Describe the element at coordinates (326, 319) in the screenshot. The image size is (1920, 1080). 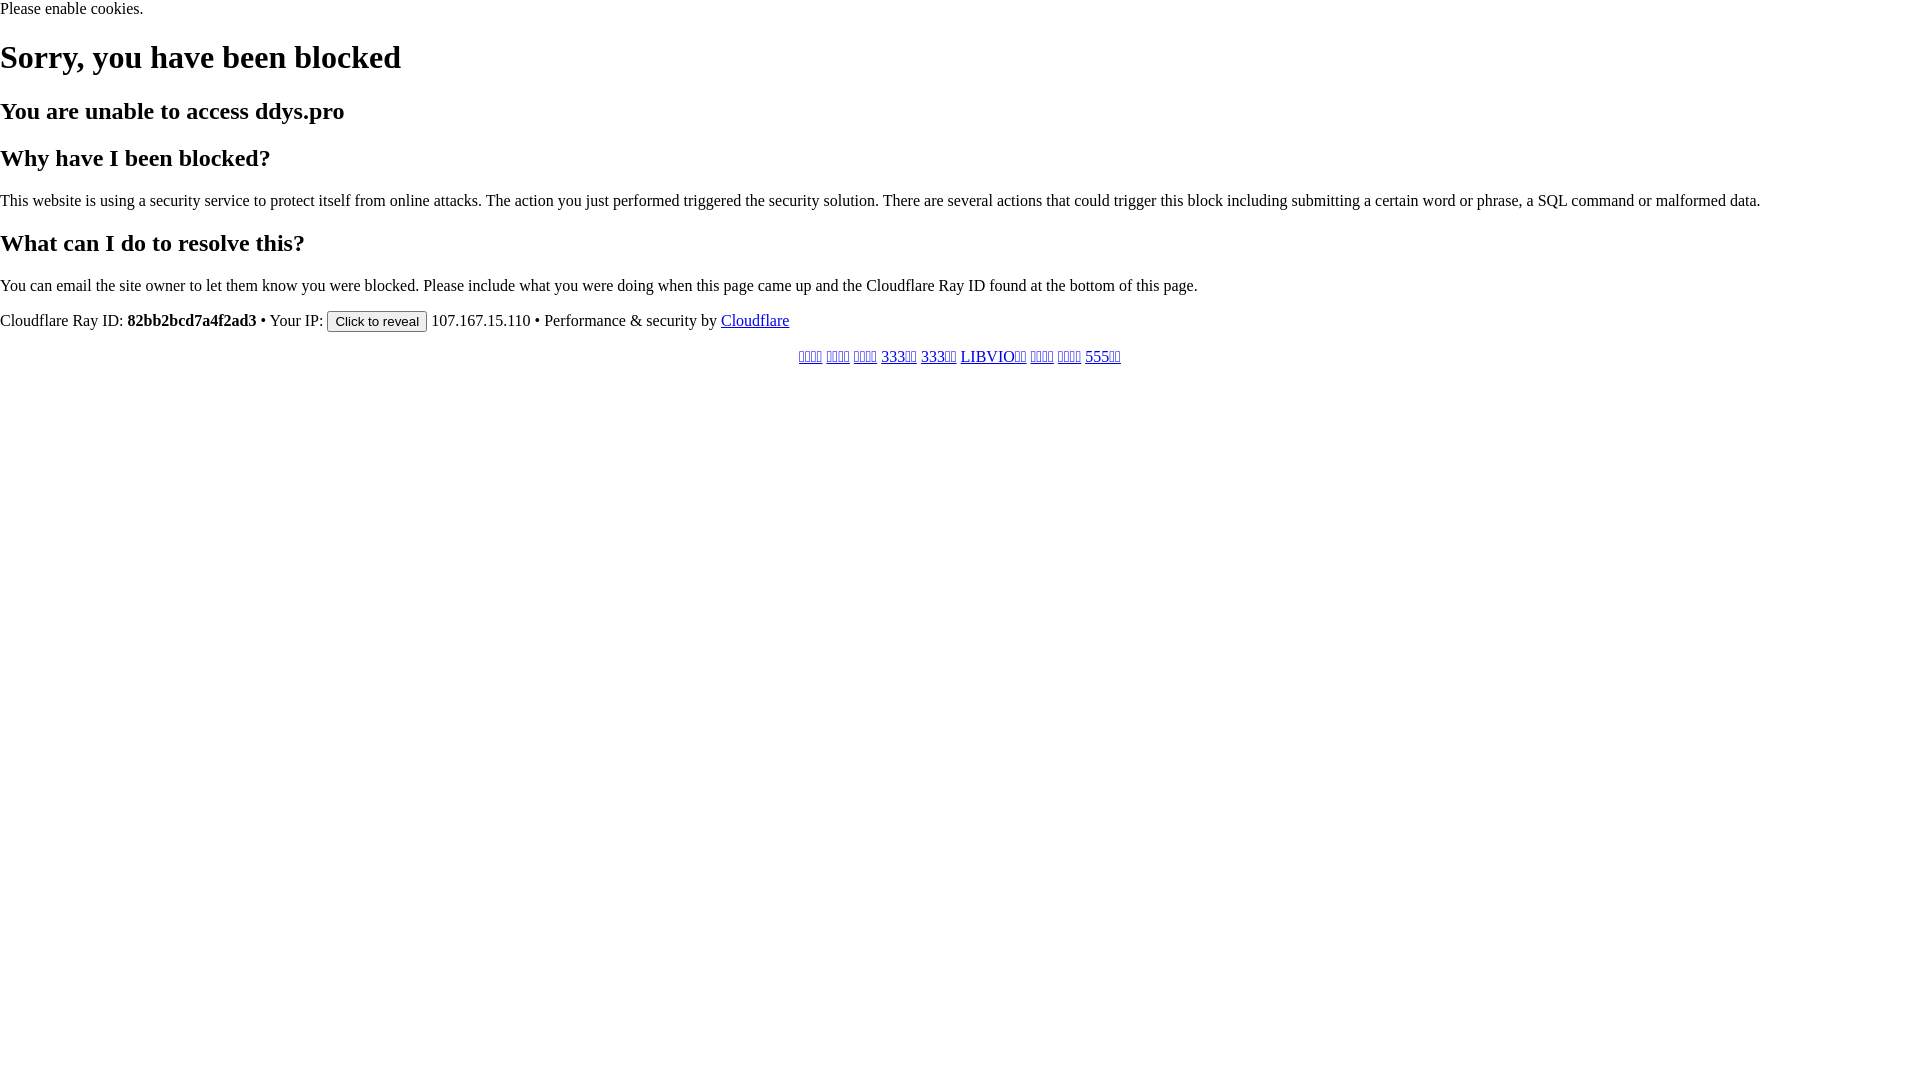
I see `'Click to reveal'` at that location.